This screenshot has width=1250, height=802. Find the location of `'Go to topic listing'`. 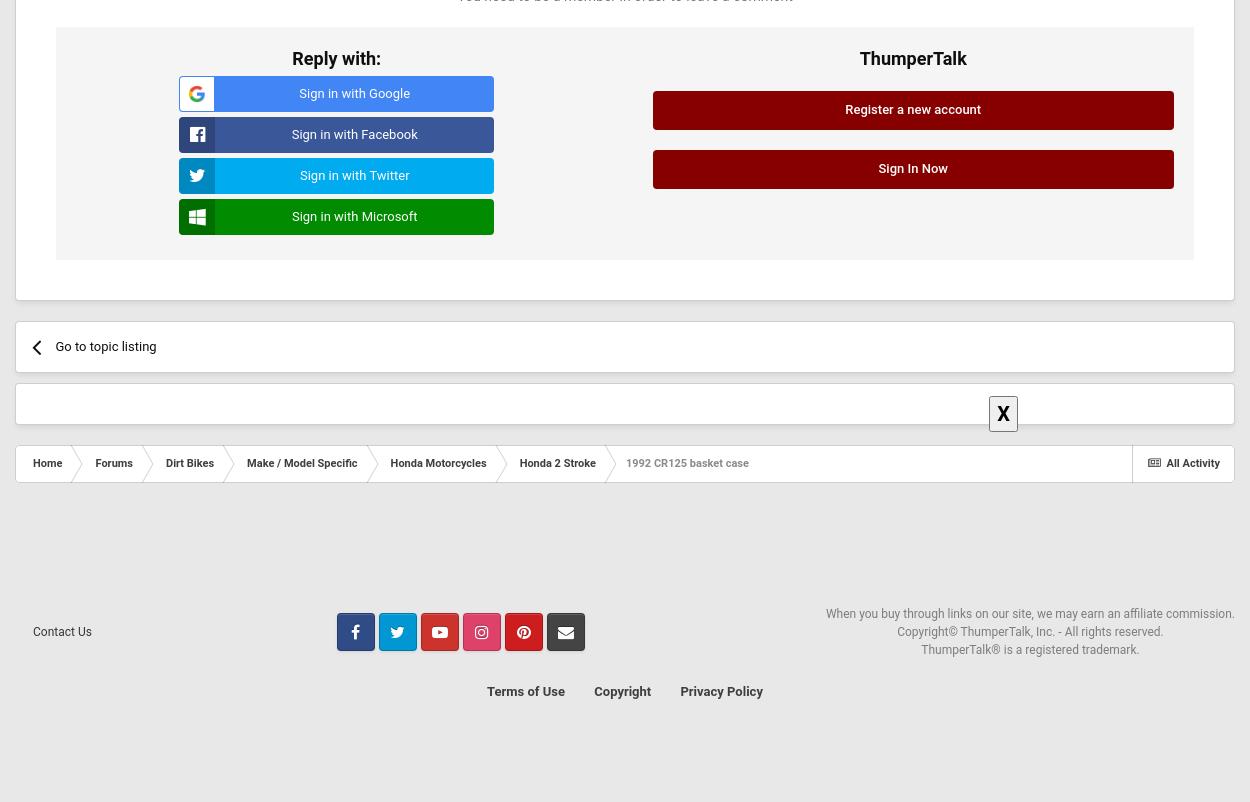

'Go to topic listing' is located at coordinates (104, 346).